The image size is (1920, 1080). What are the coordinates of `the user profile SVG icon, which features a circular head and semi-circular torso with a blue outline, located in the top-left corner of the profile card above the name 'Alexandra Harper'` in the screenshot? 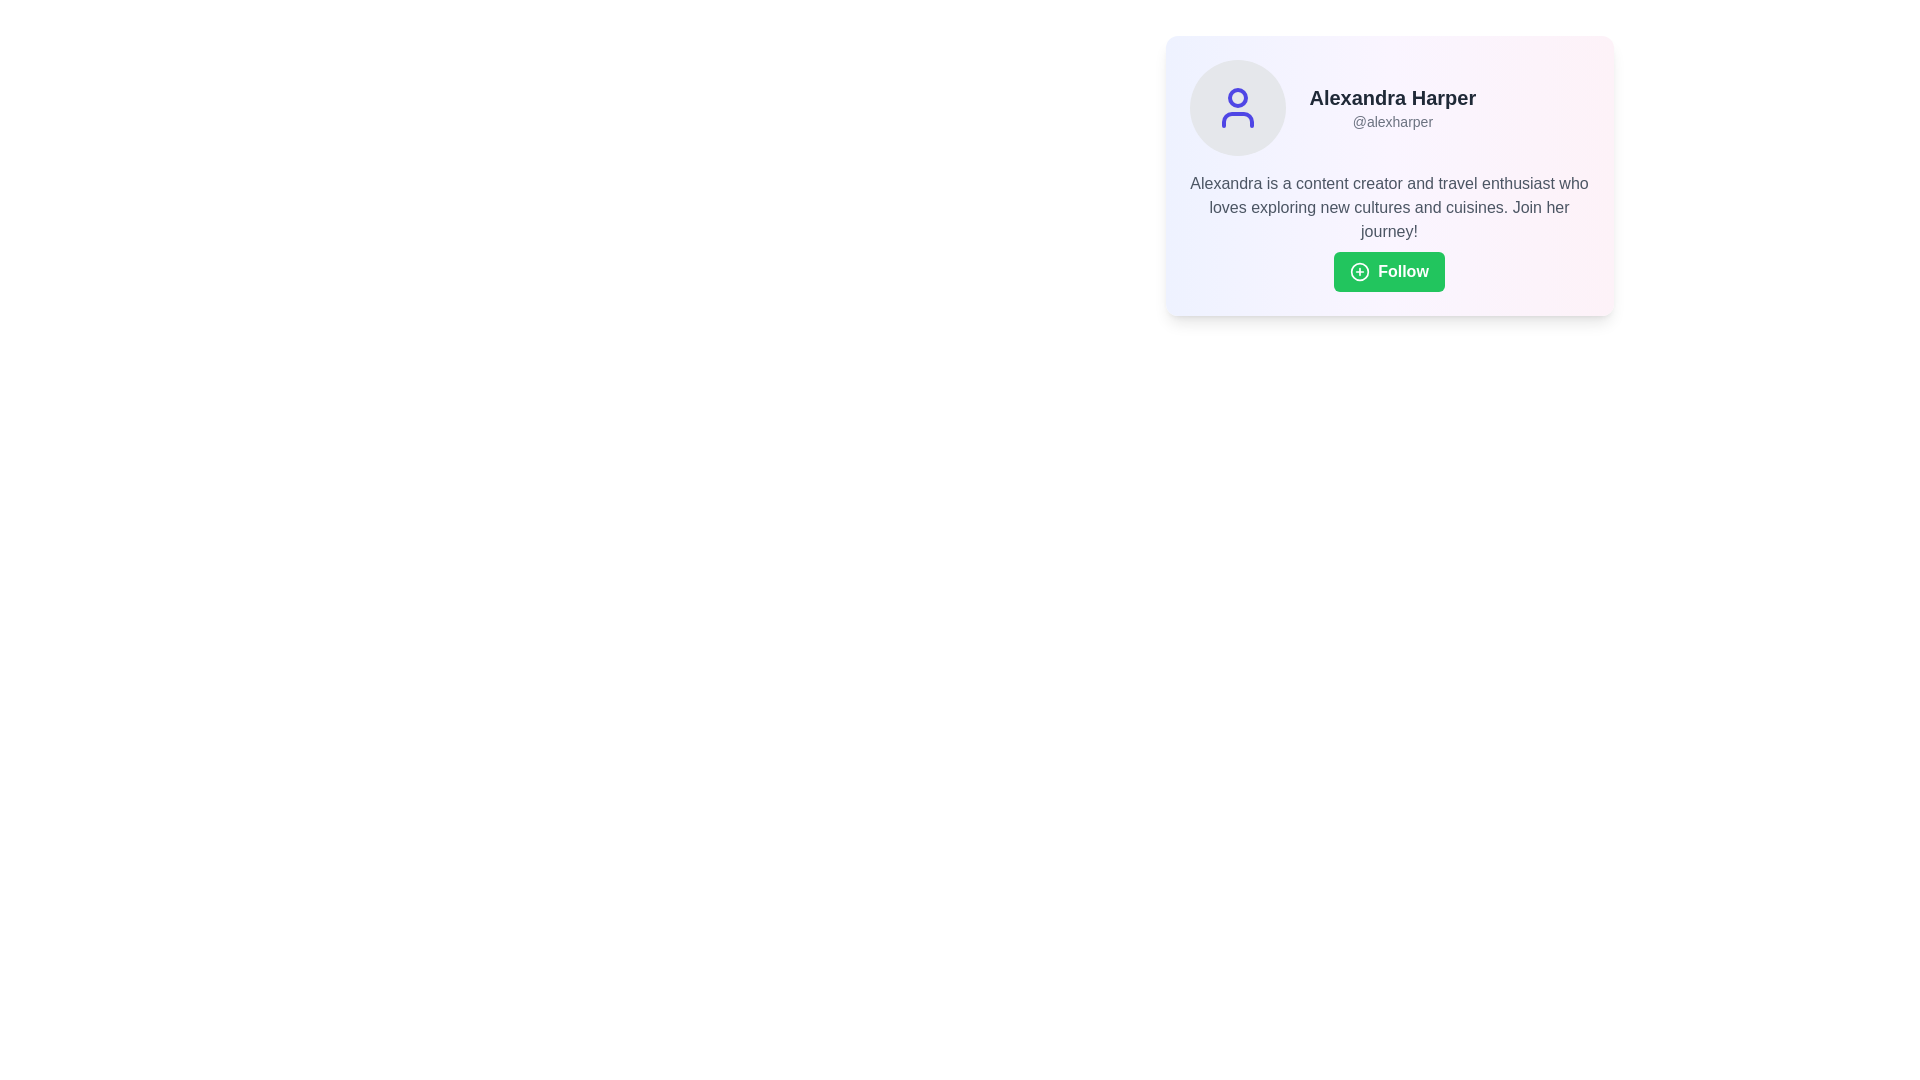 It's located at (1236, 108).